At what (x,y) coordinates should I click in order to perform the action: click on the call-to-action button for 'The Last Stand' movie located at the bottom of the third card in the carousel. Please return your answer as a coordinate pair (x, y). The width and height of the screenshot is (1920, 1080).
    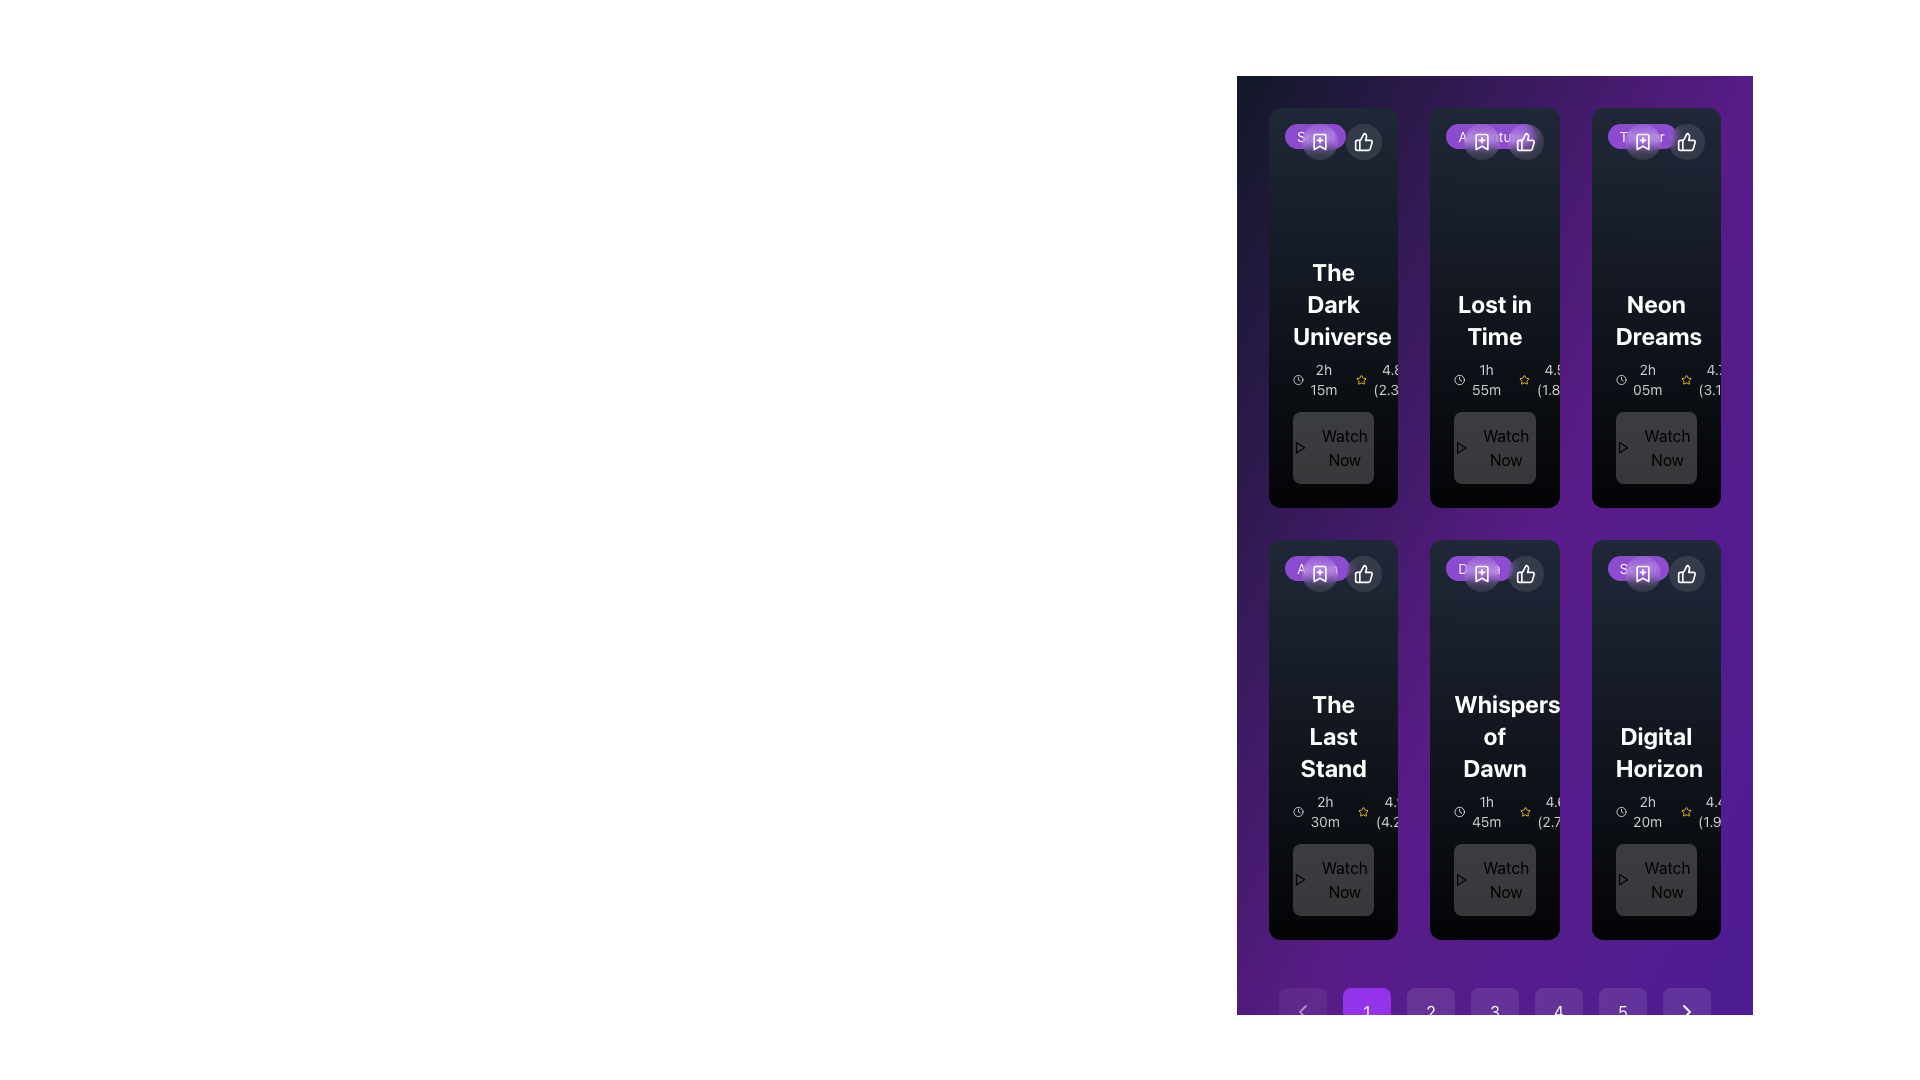
    Looking at the image, I should click on (1333, 878).